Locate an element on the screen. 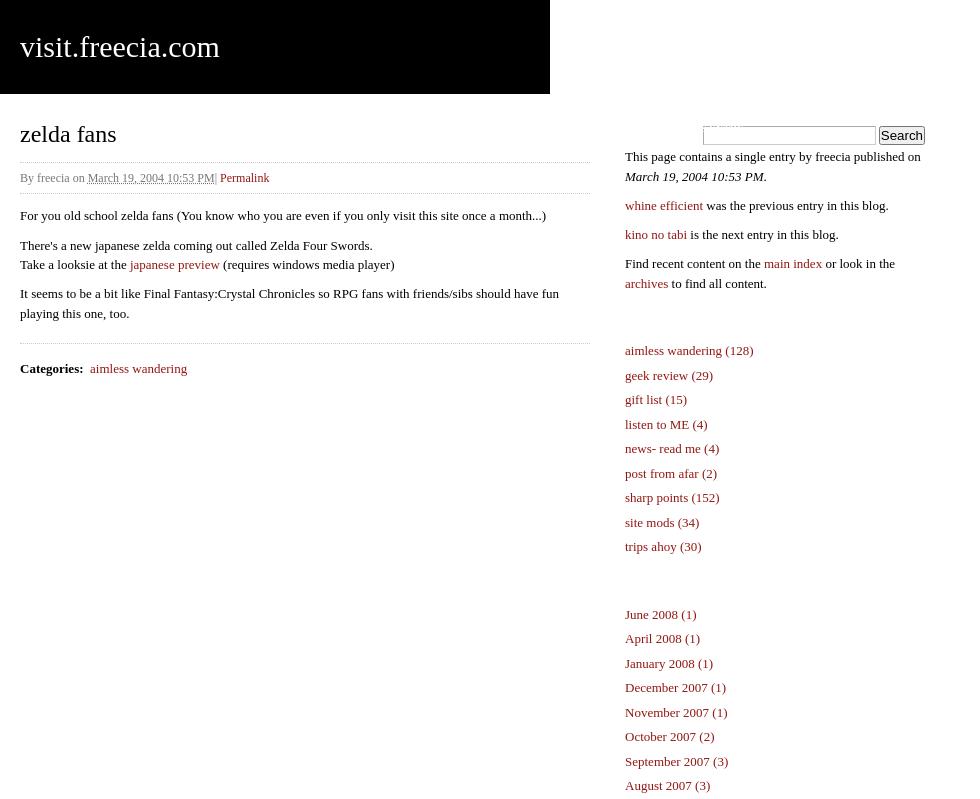 This screenshot has height=799, width=980. 'trips ahoy (30)' is located at coordinates (662, 545).